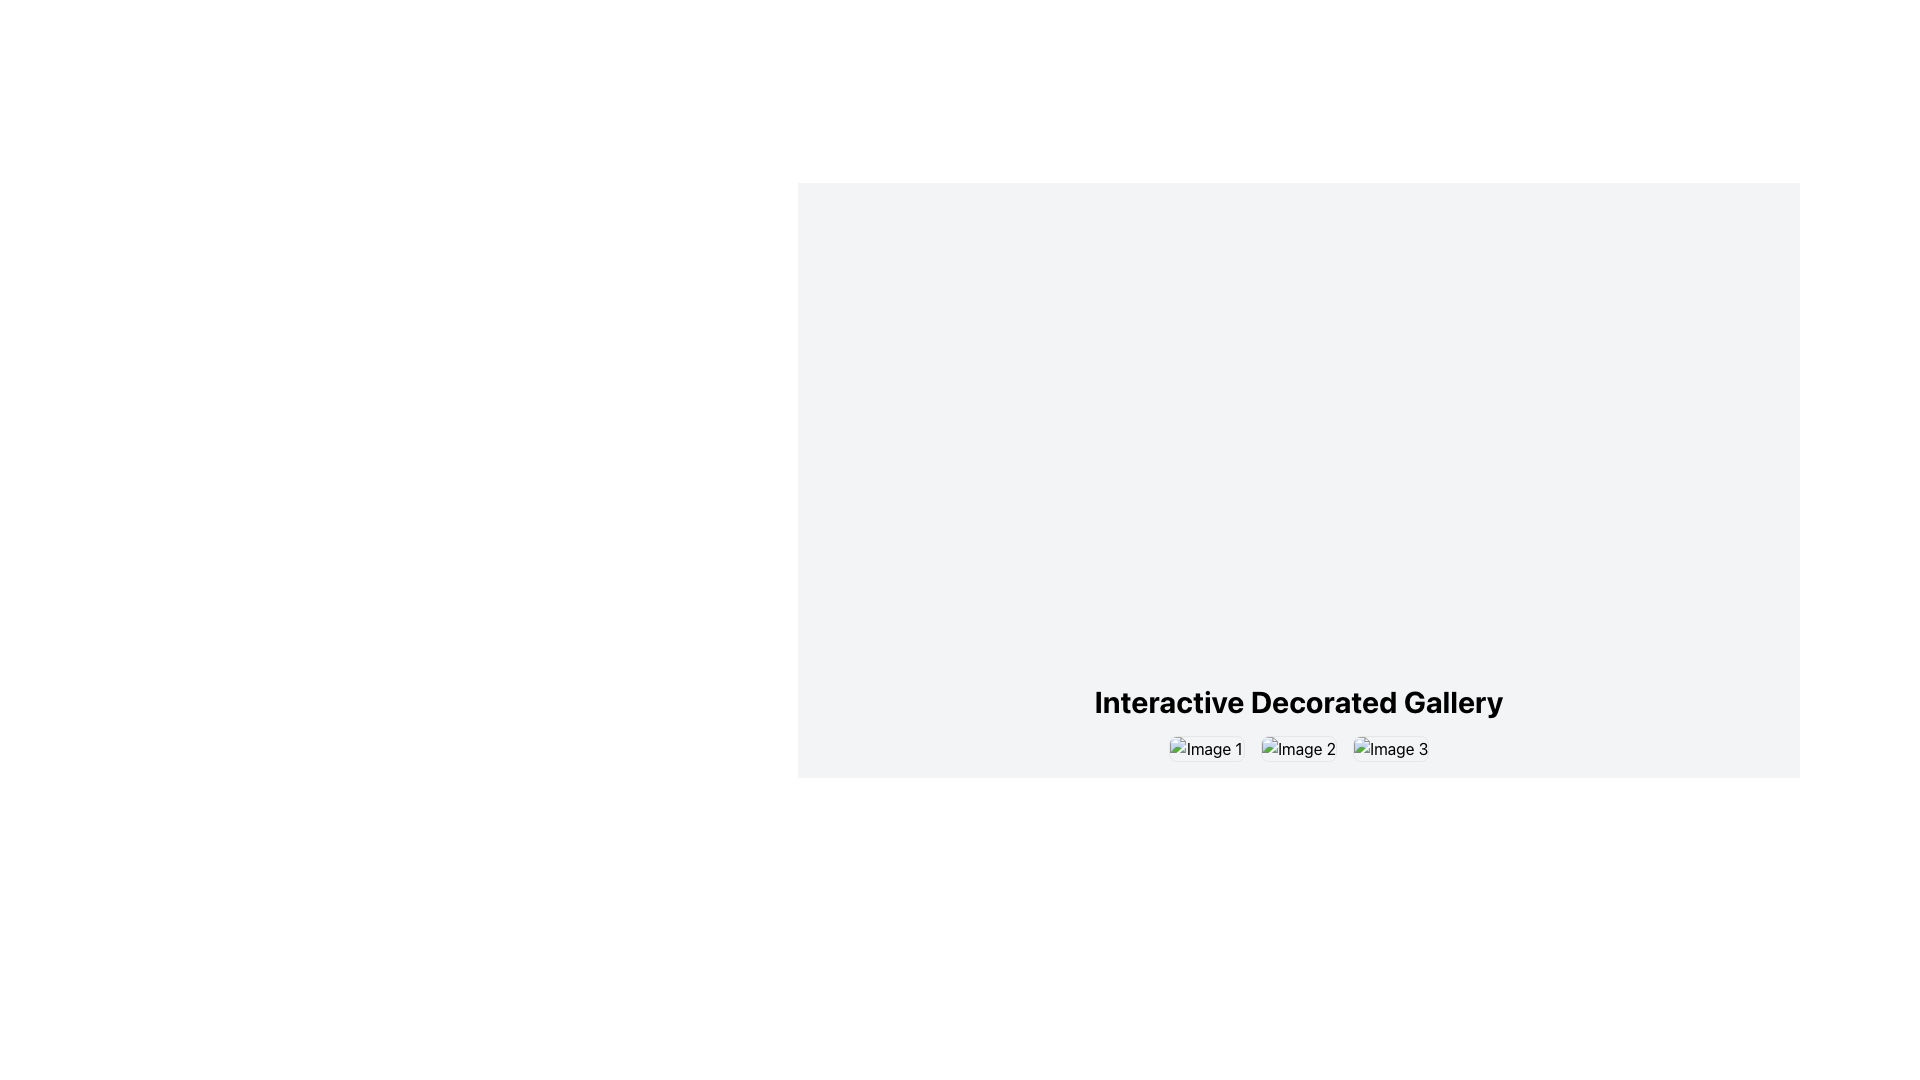 This screenshot has width=1920, height=1080. What do you see at coordinates (1390, 748) in the screenshot?
I see `the third image in the gallery, labeled 'Image 3'` at bounding box center [1390, 748].